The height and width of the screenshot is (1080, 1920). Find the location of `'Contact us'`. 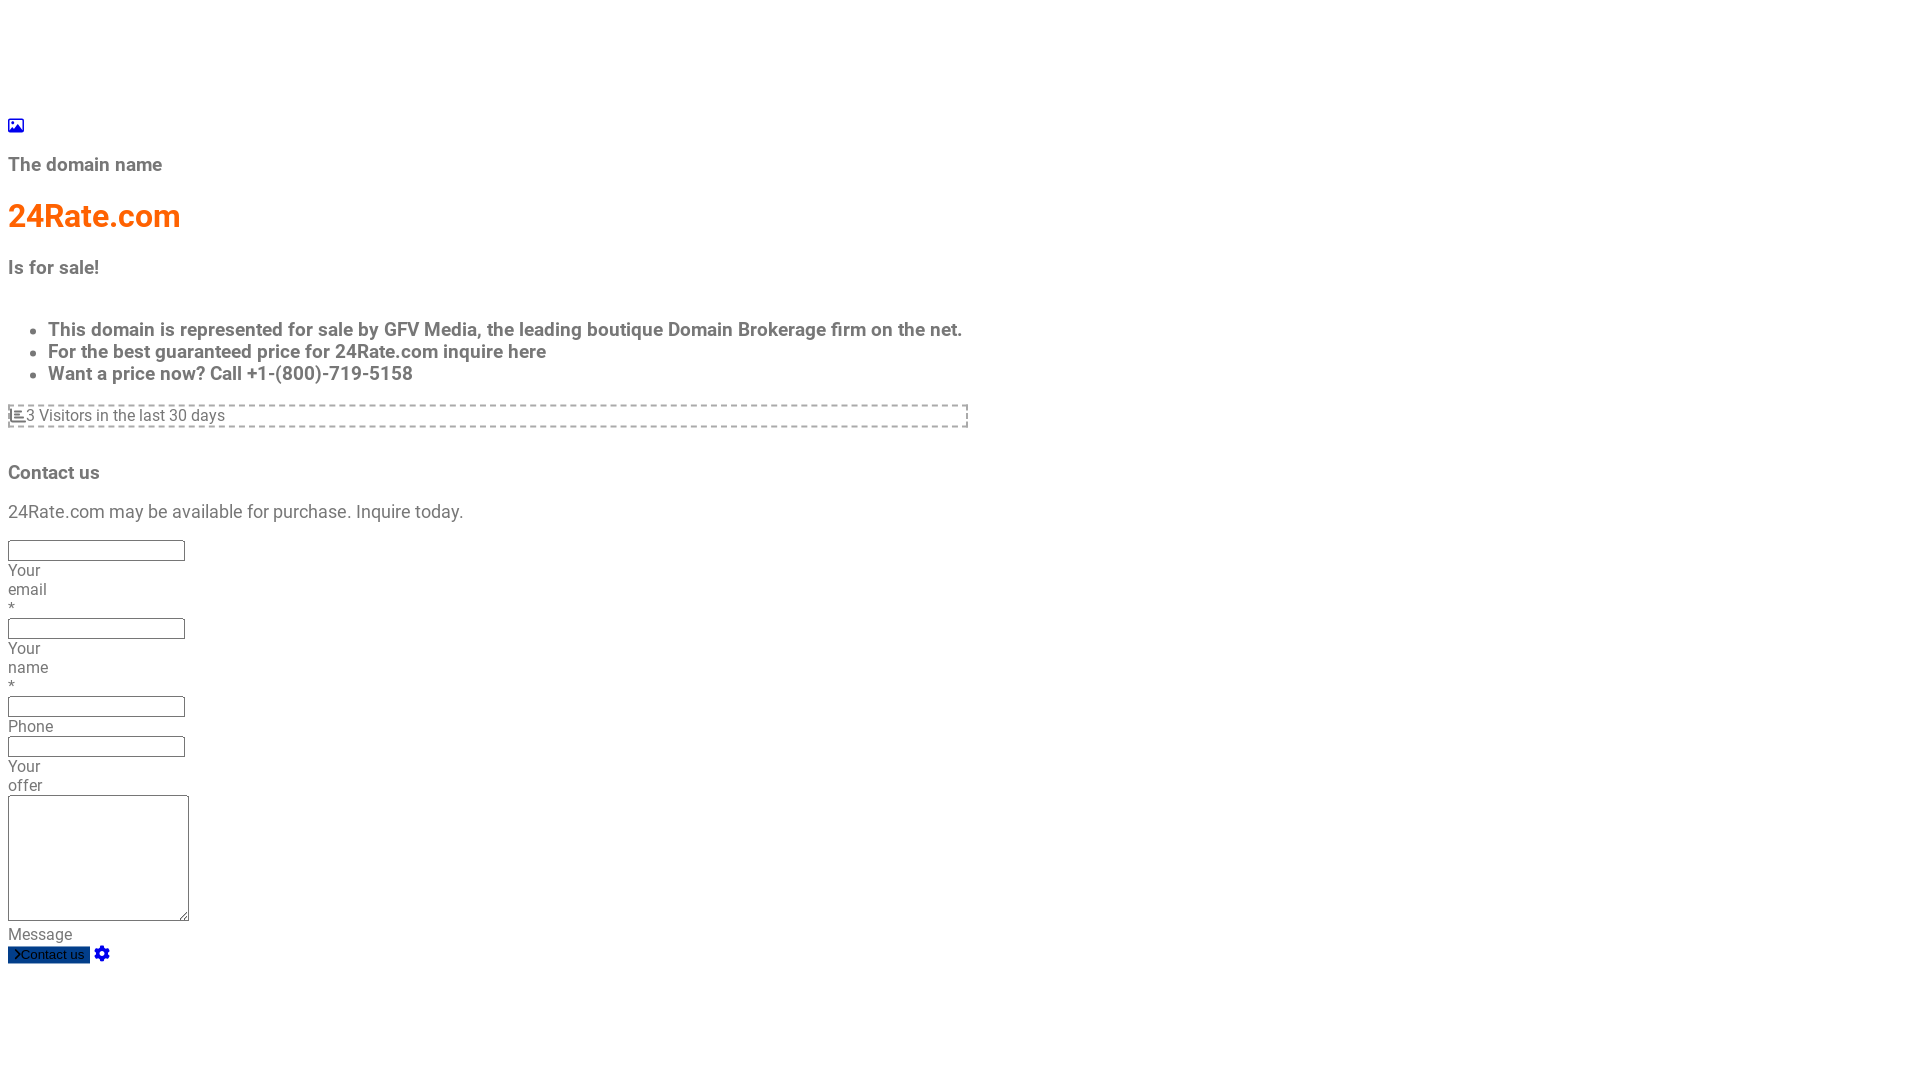

'Contact us' is located at coordinates (48, 954).